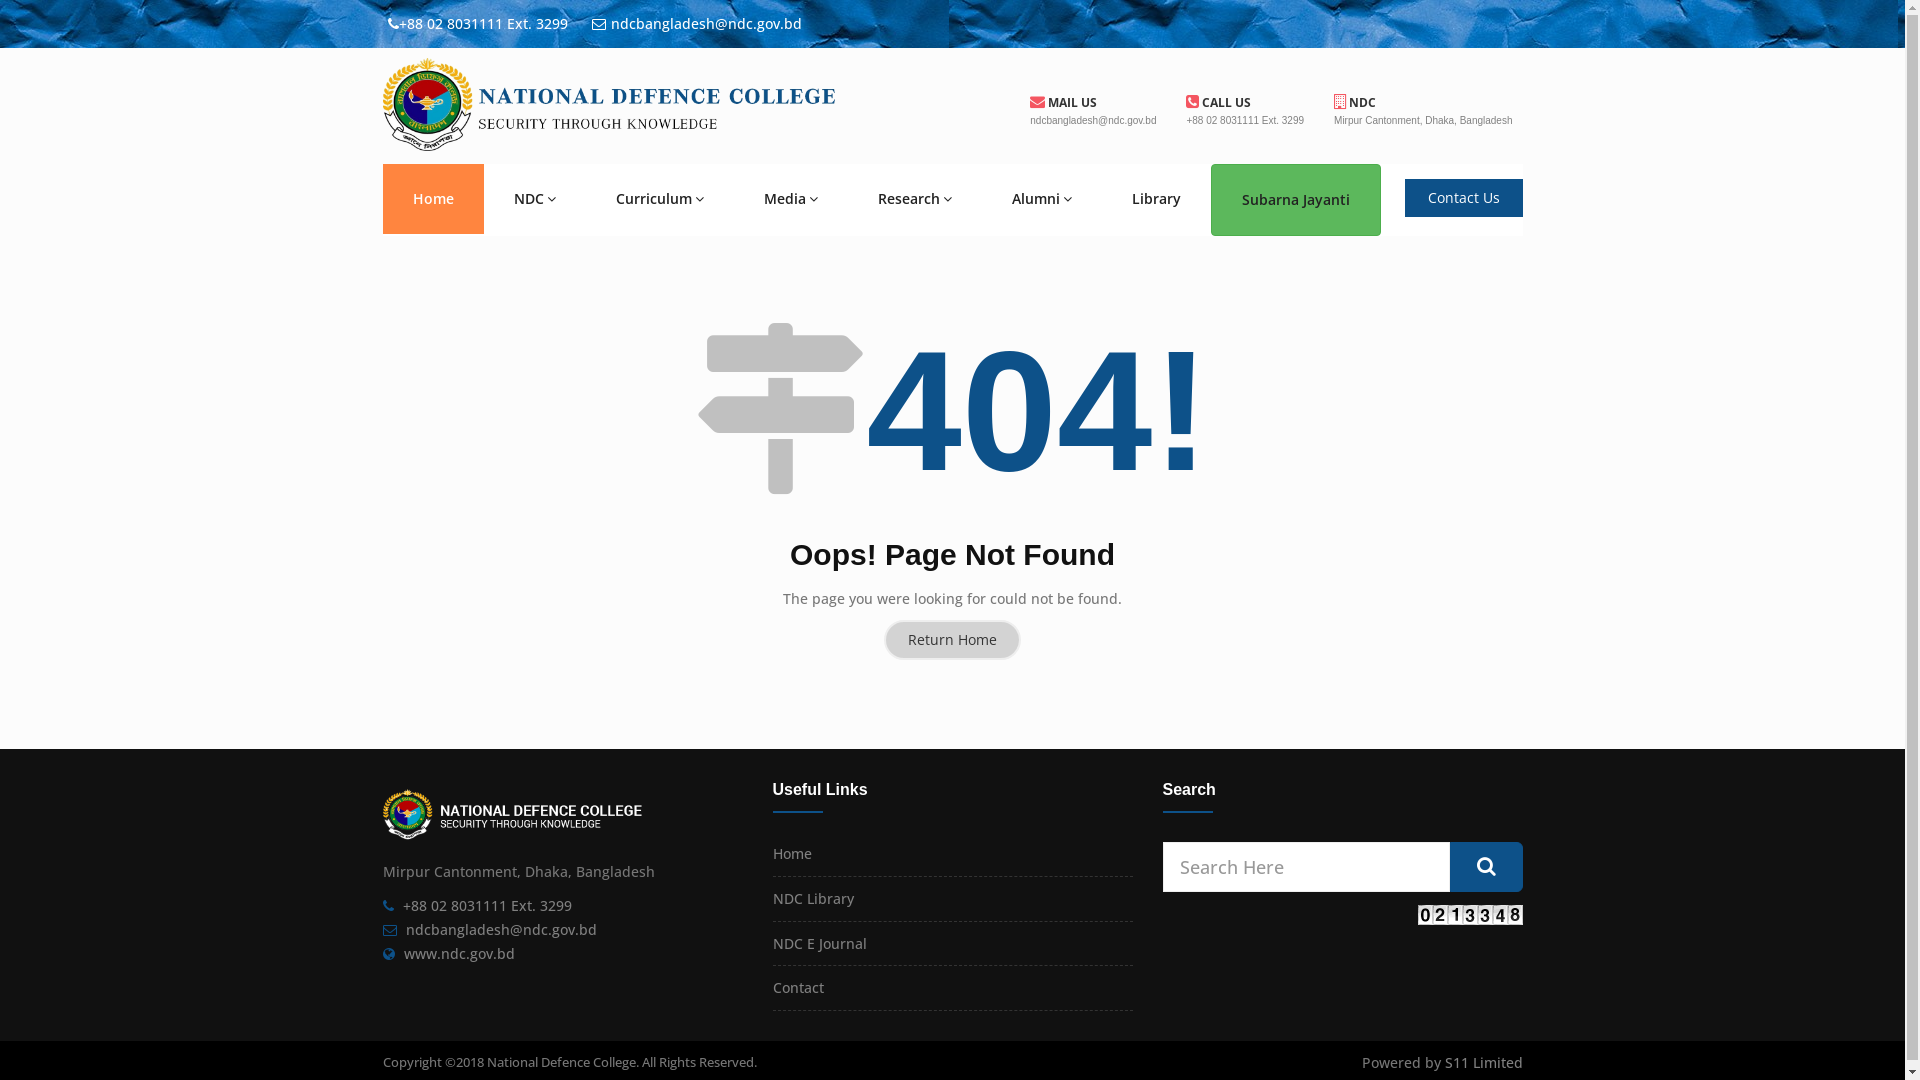 Image resolution: width=1920 pixels, height=1080 pixels. What do you see at coordinates (1470, 914) in the screenshot?
I see `'Free Counter'` at bounding box center [1470, 914].